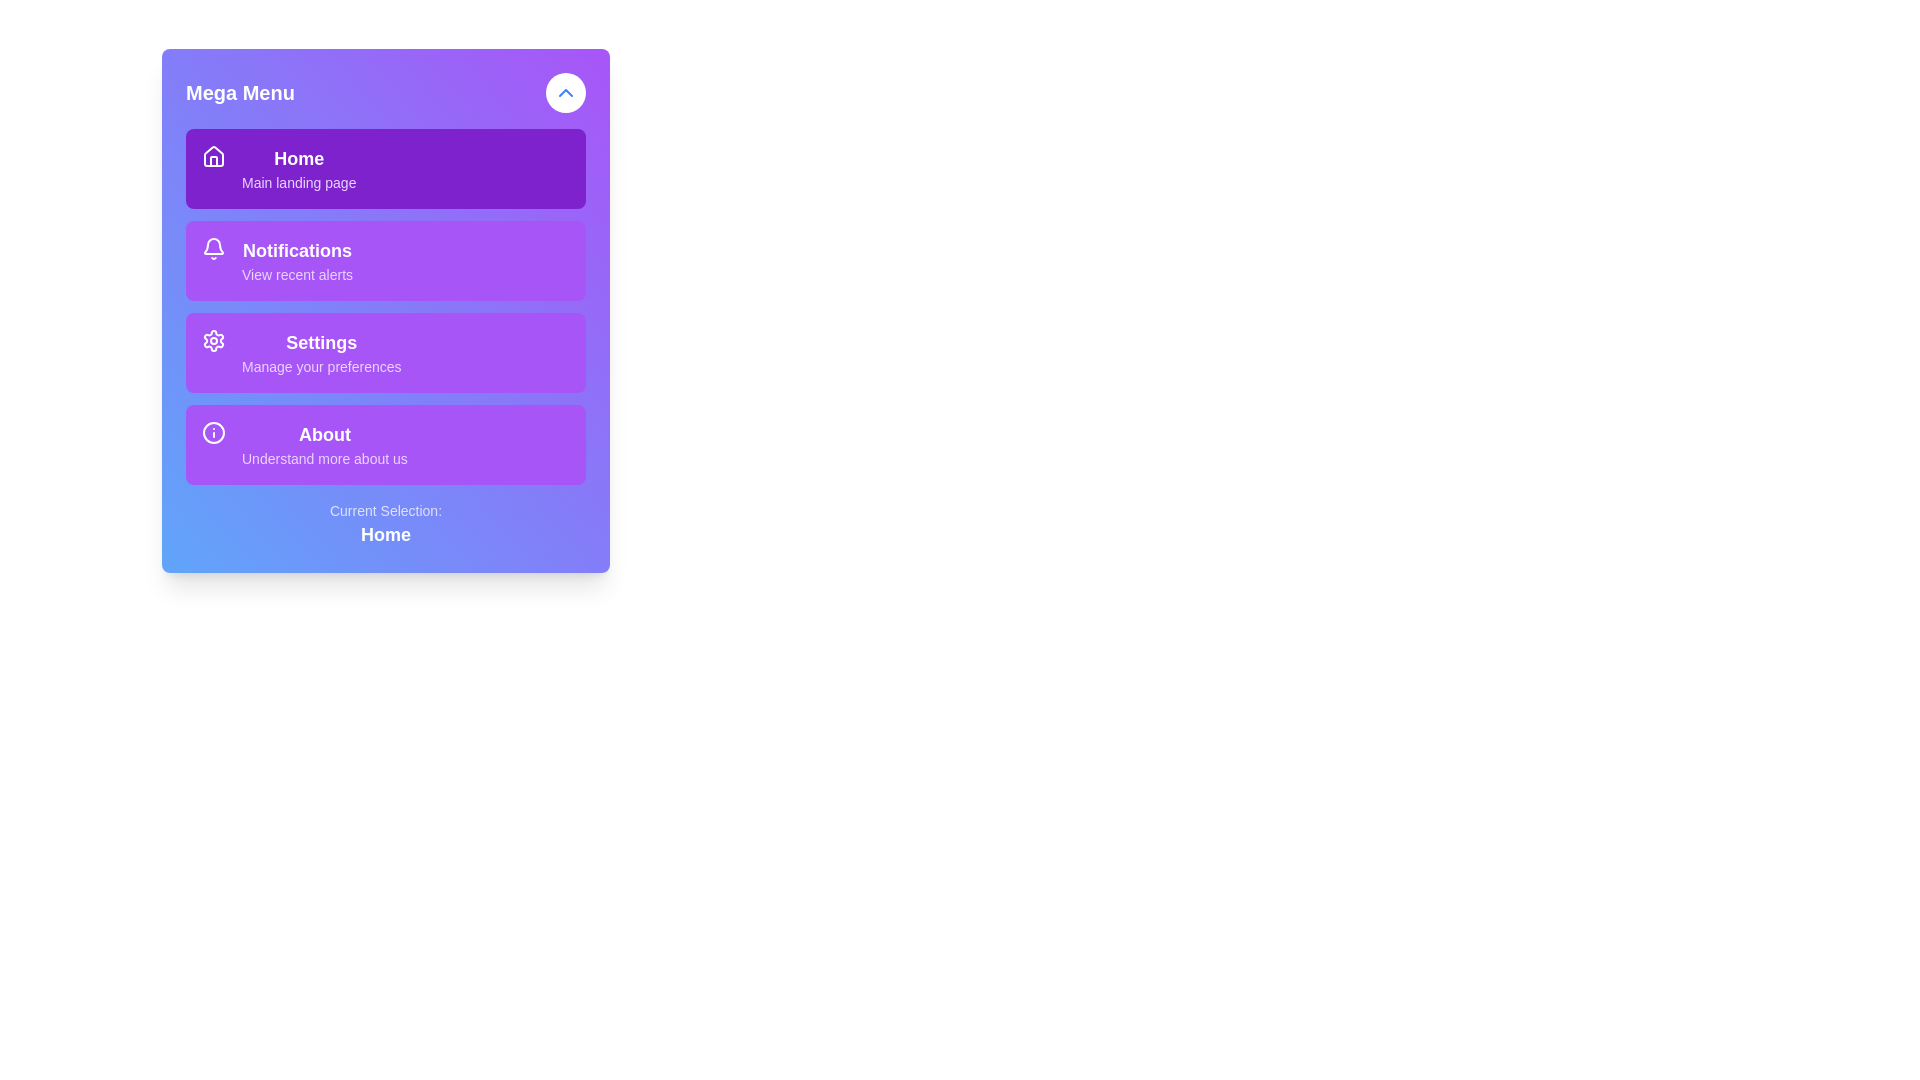 Image resolution: width=1920 pixels, height=1080 pixels. What do you see at coordinates (296, 274) in the screenshot?
I see `the text label displaying 'View recent alerts' in a light purple color, located within the 'Notifications' section of the vertical menu` at bounding box center [296, 274].